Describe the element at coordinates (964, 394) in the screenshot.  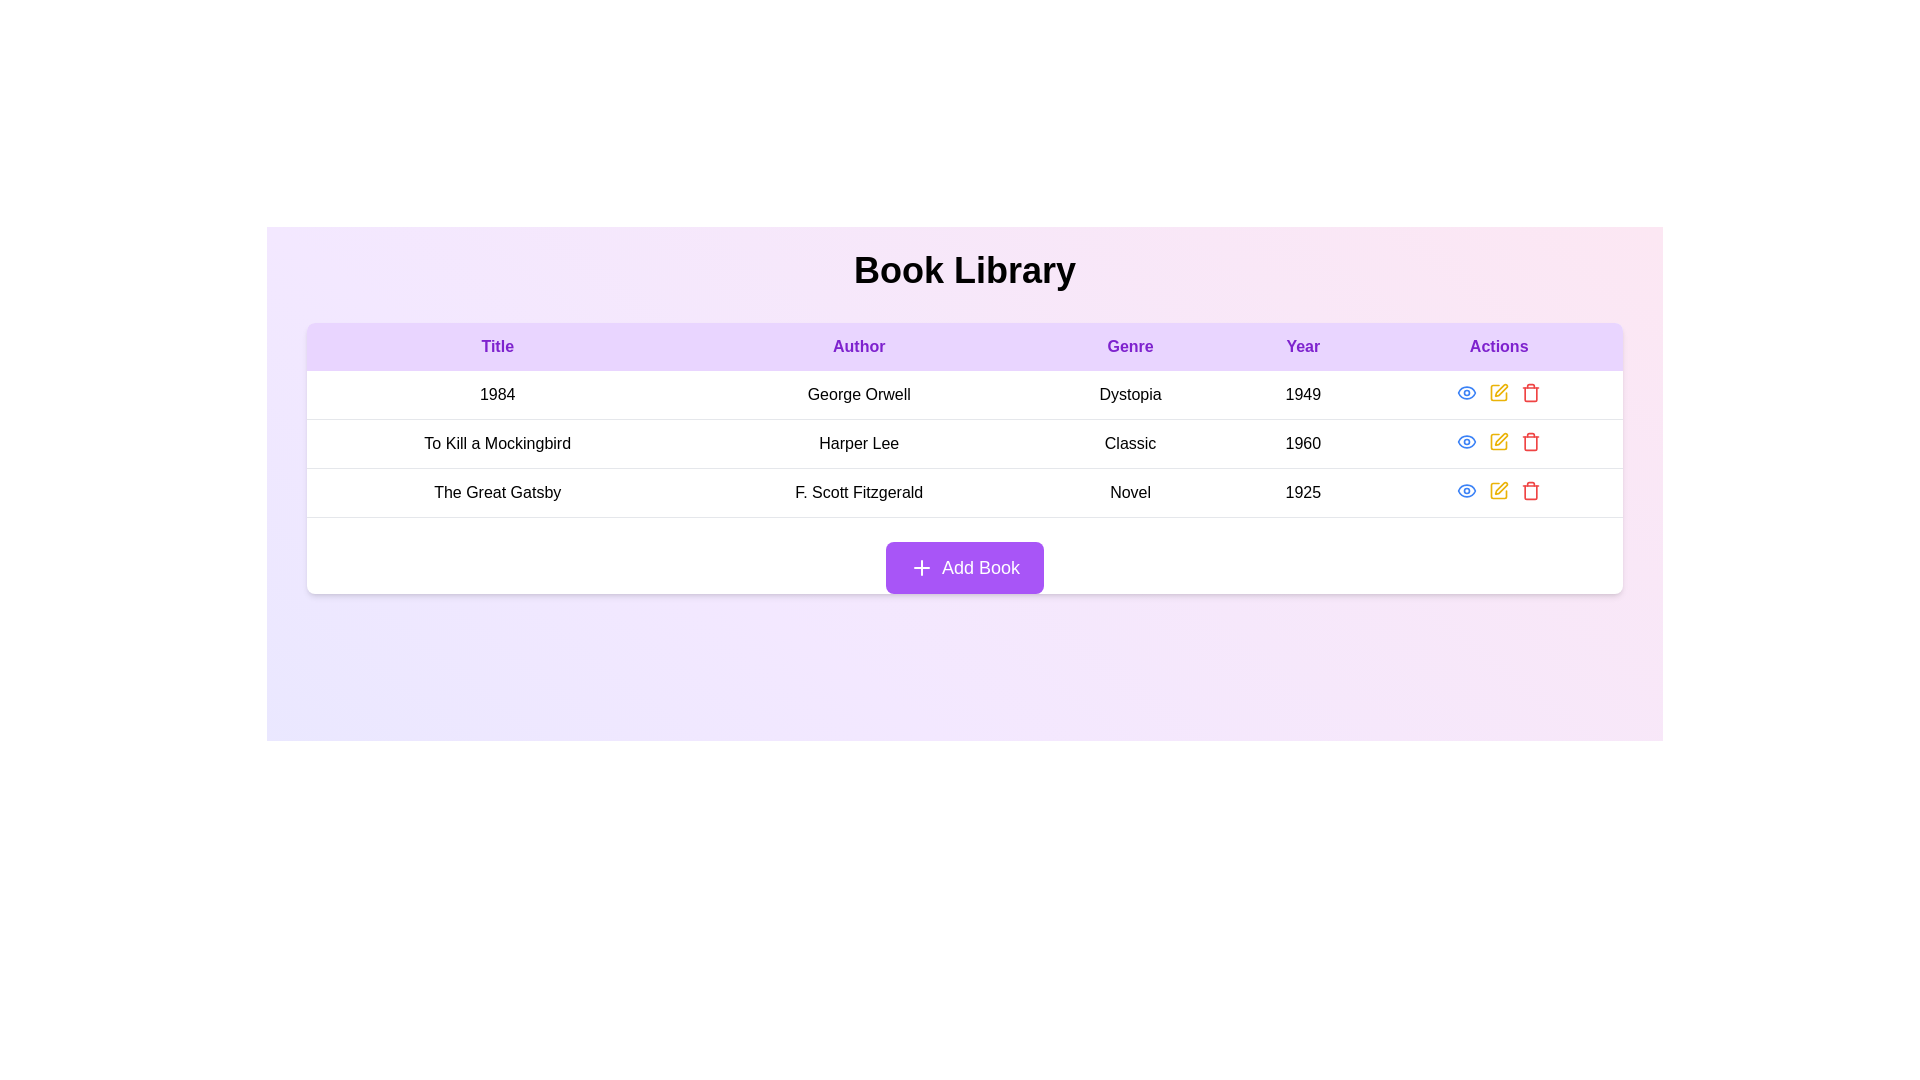
I see `the first table row containing book details, specifically the title, author, genre, and publication year, using keyboard or assistive technologies` at that location.